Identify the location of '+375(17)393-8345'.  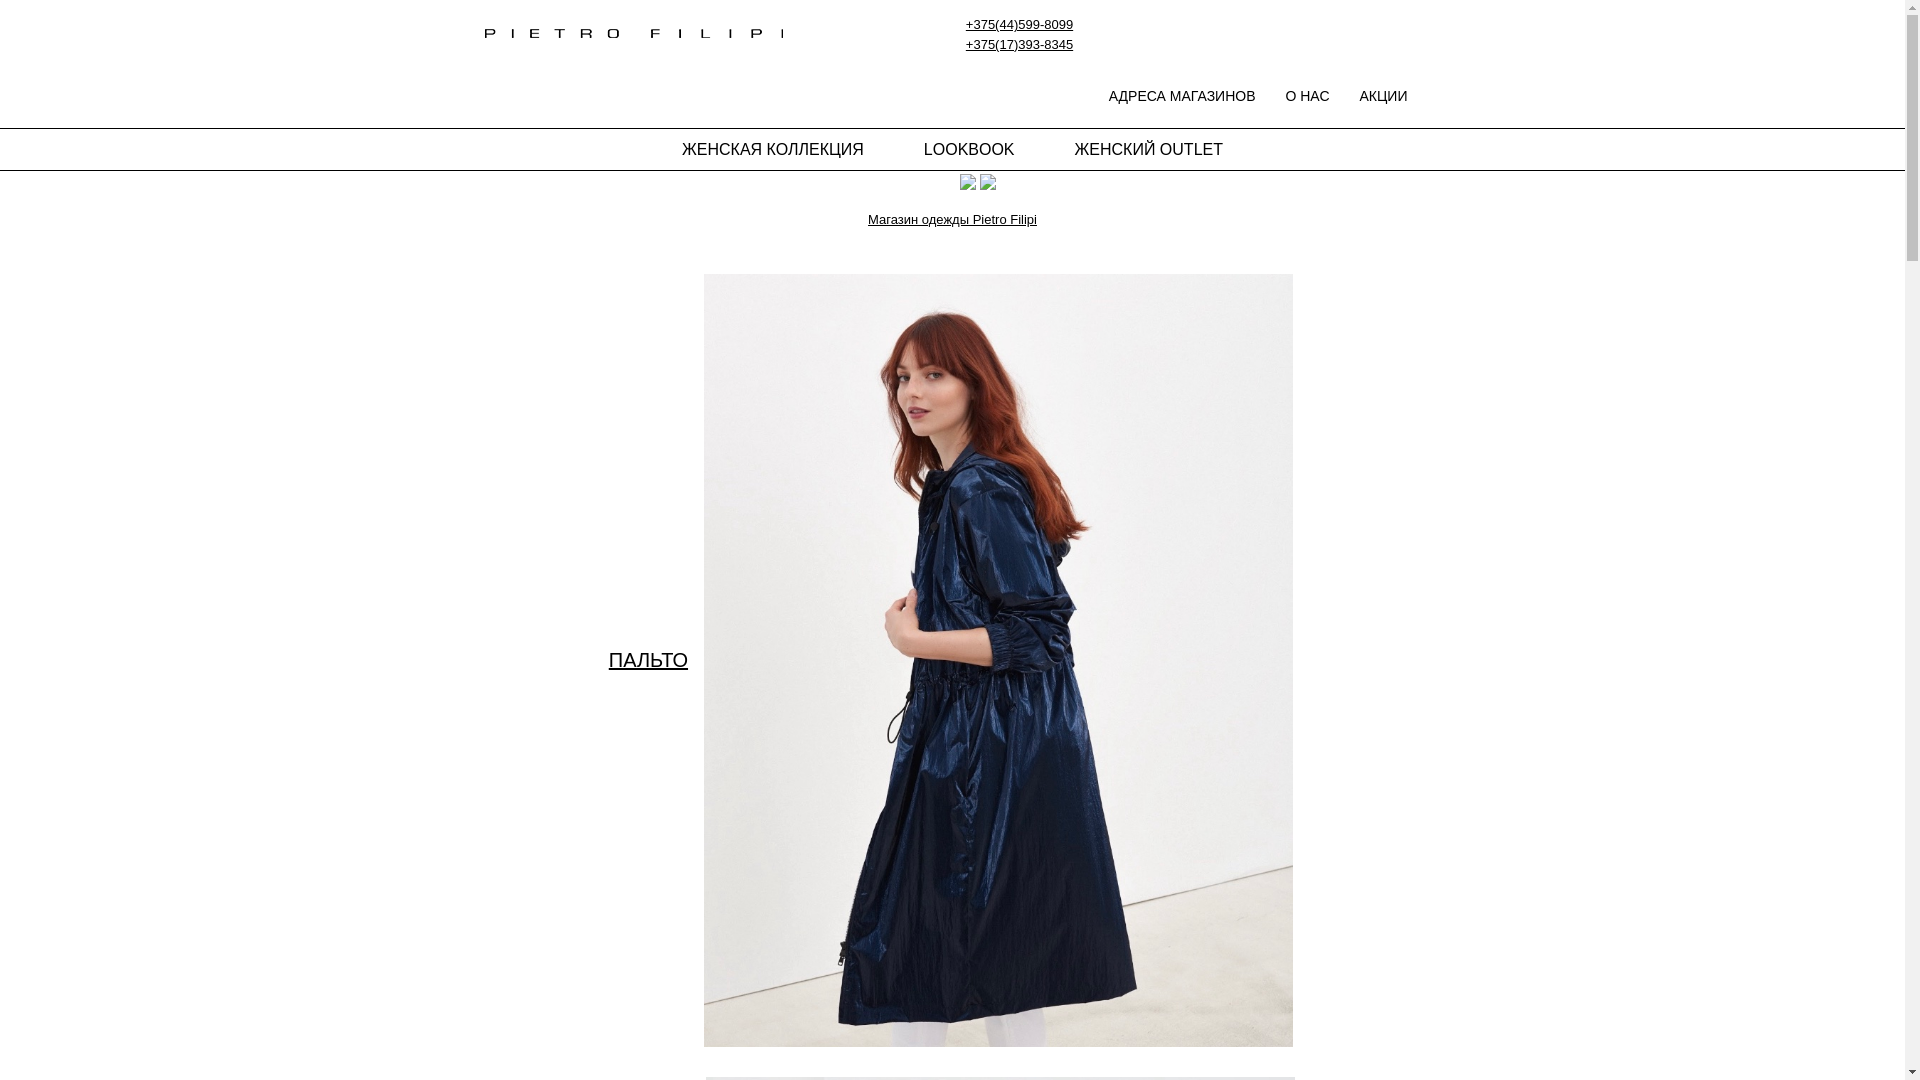
(1019, 43).